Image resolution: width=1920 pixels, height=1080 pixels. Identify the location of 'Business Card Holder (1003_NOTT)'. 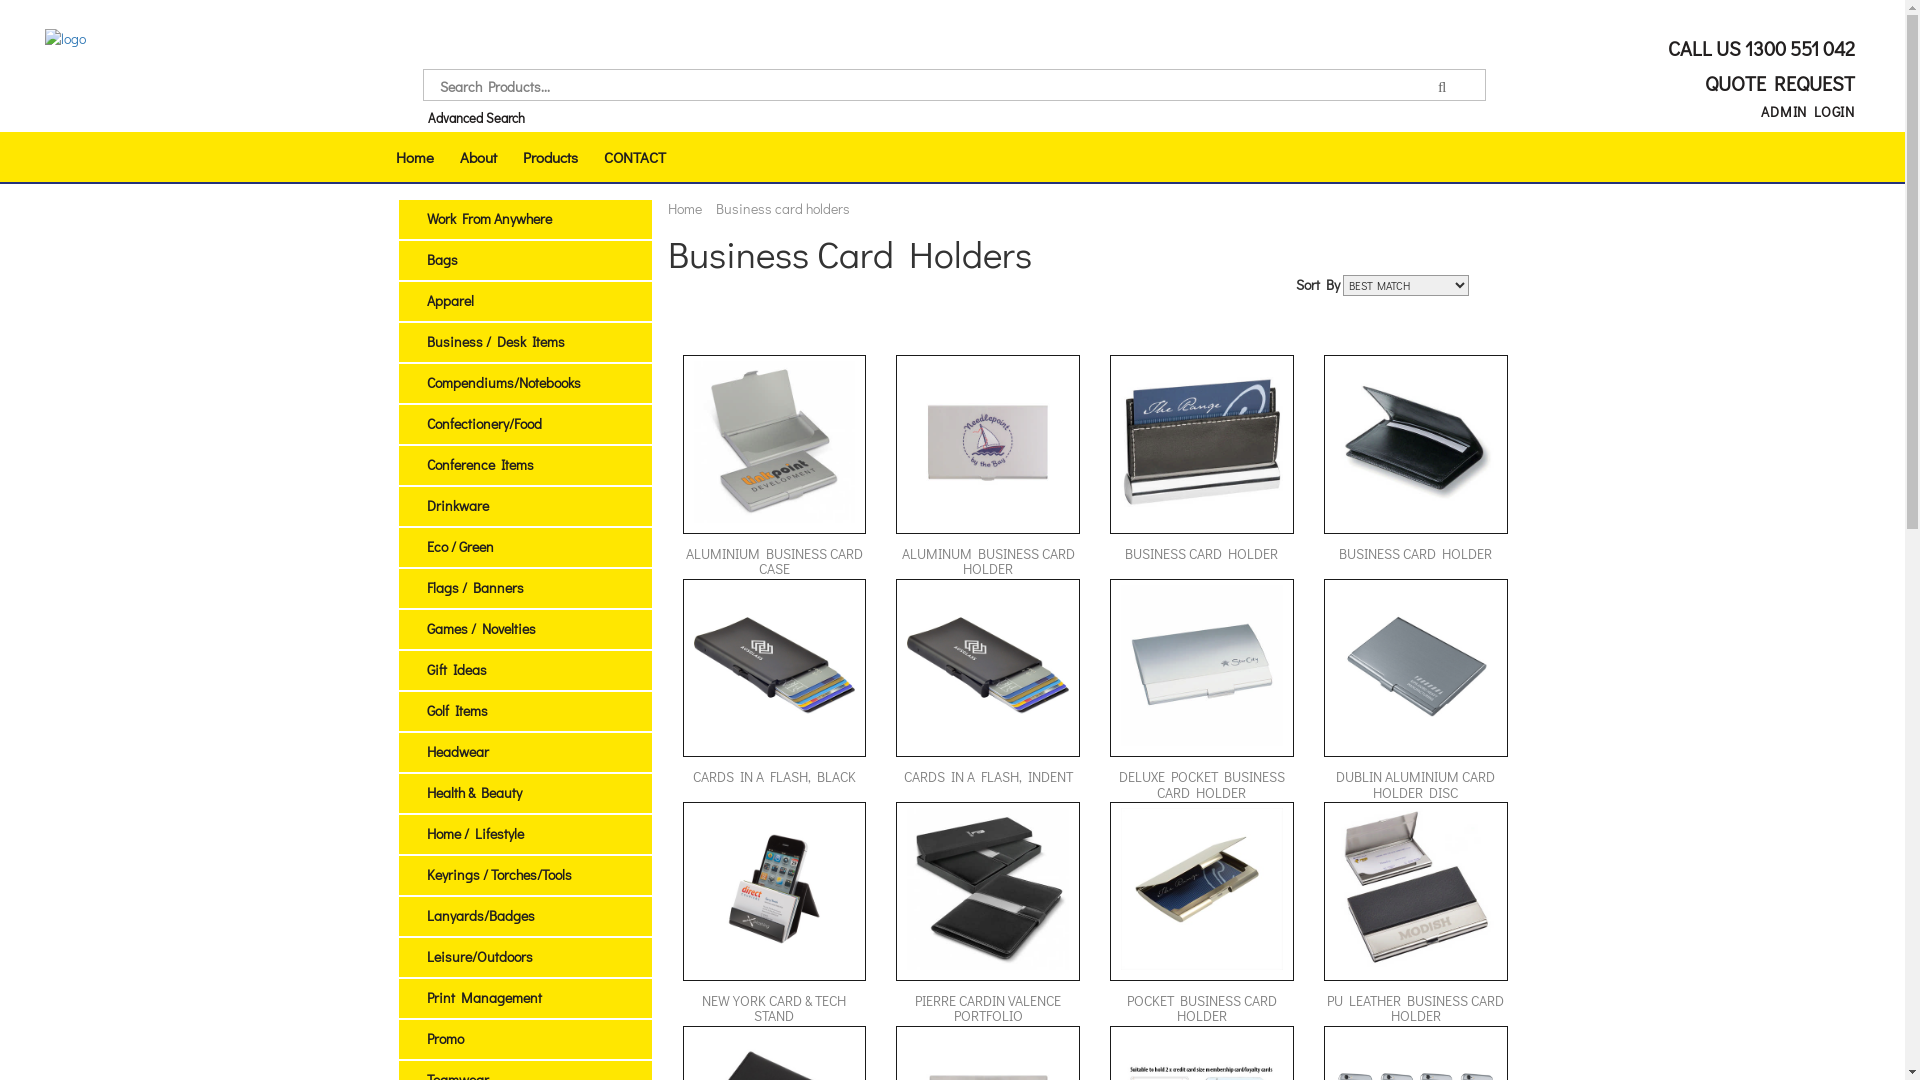
(1200, 441).